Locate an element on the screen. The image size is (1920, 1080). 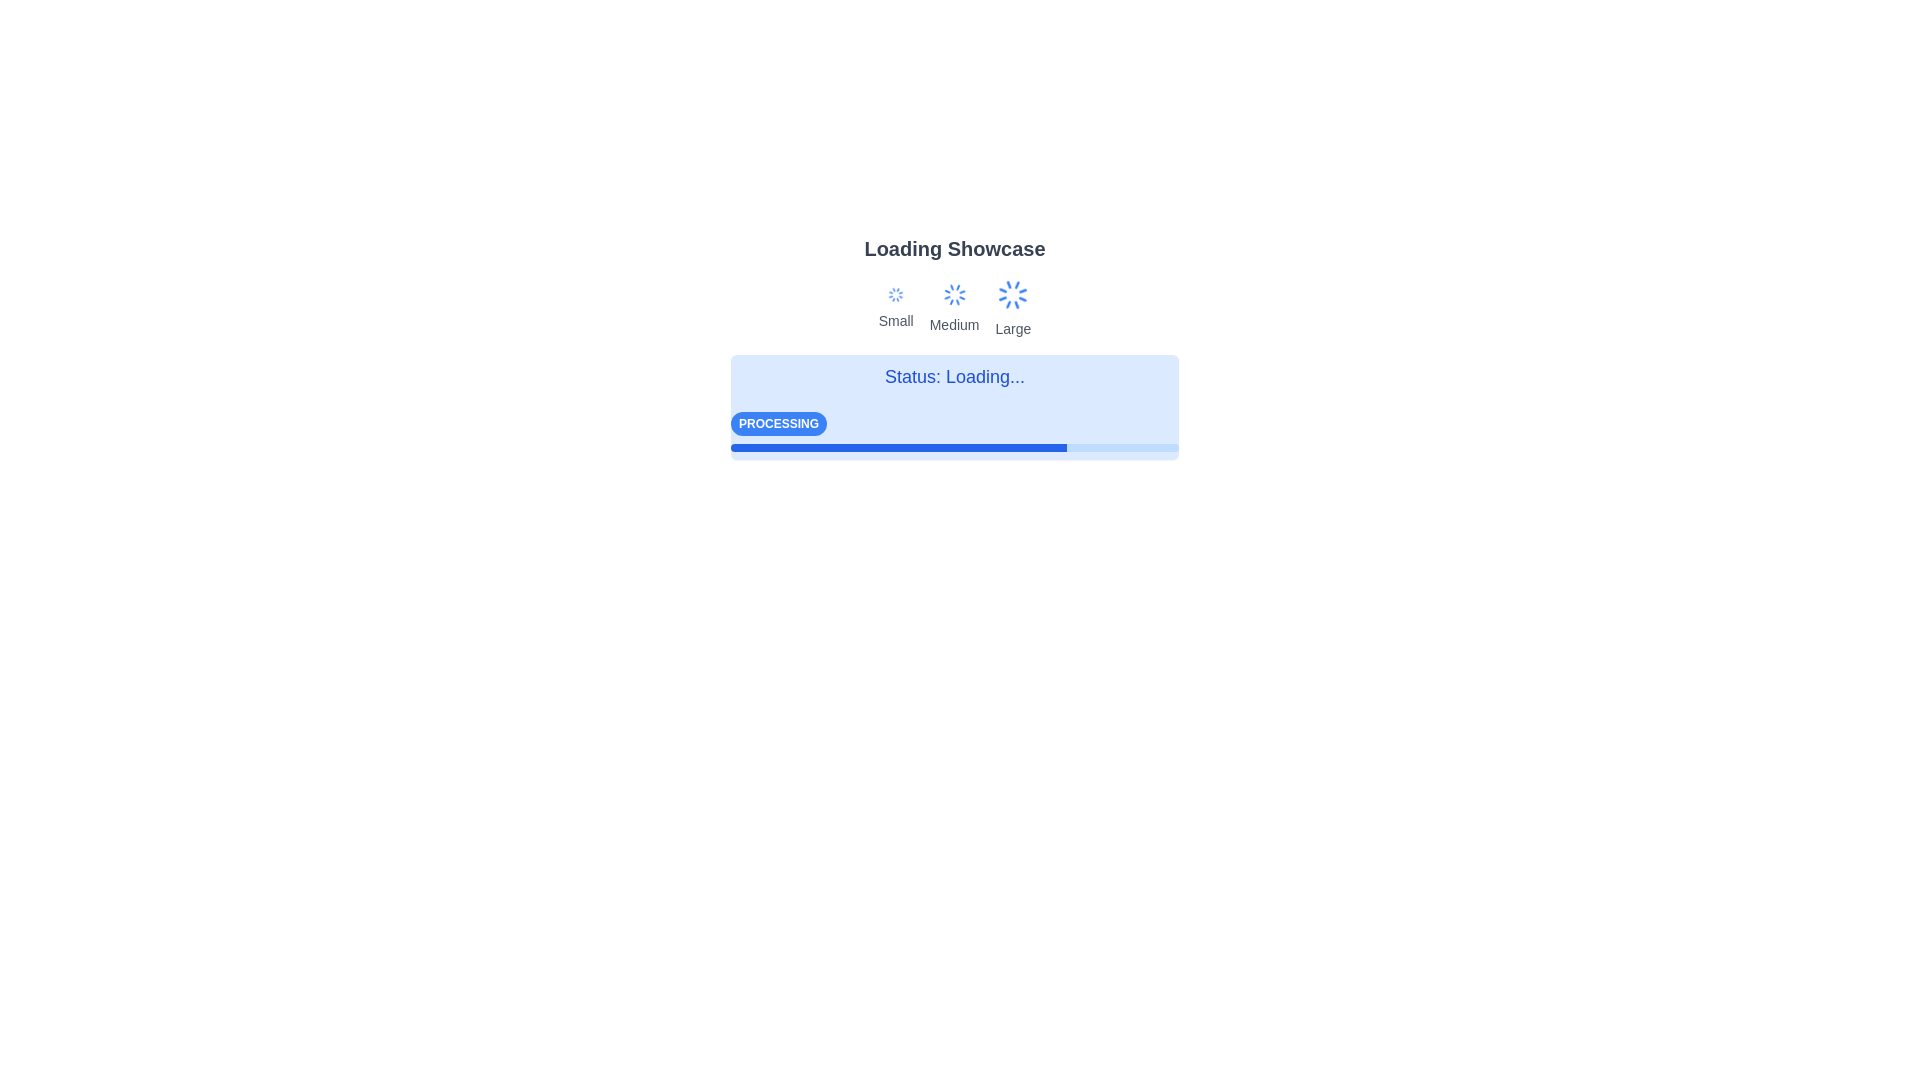
the medium-sized spinner loading indicator, which has thin blue lines radiating outward and is positioned above the 'Medium' label is located at coordinates (953, 294).